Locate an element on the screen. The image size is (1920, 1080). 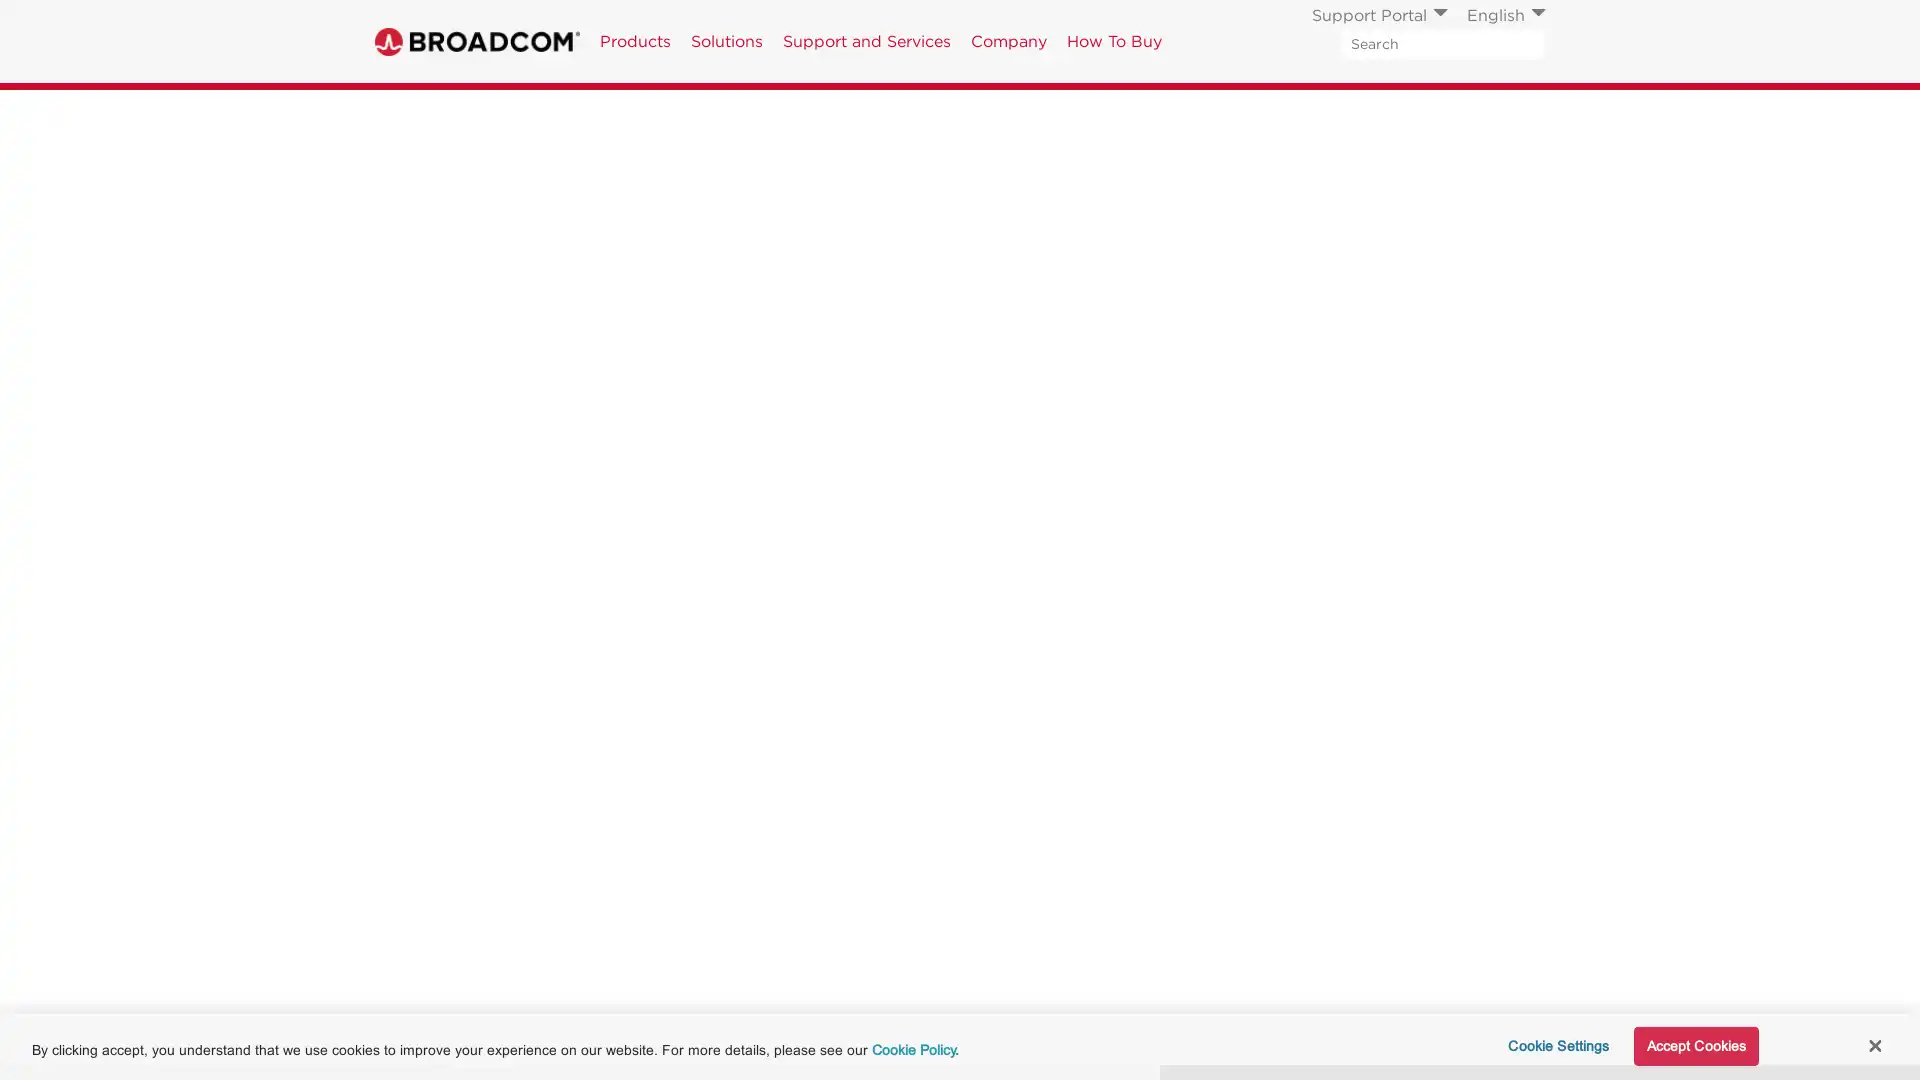
Solutions is located at coordinates (725, 41).